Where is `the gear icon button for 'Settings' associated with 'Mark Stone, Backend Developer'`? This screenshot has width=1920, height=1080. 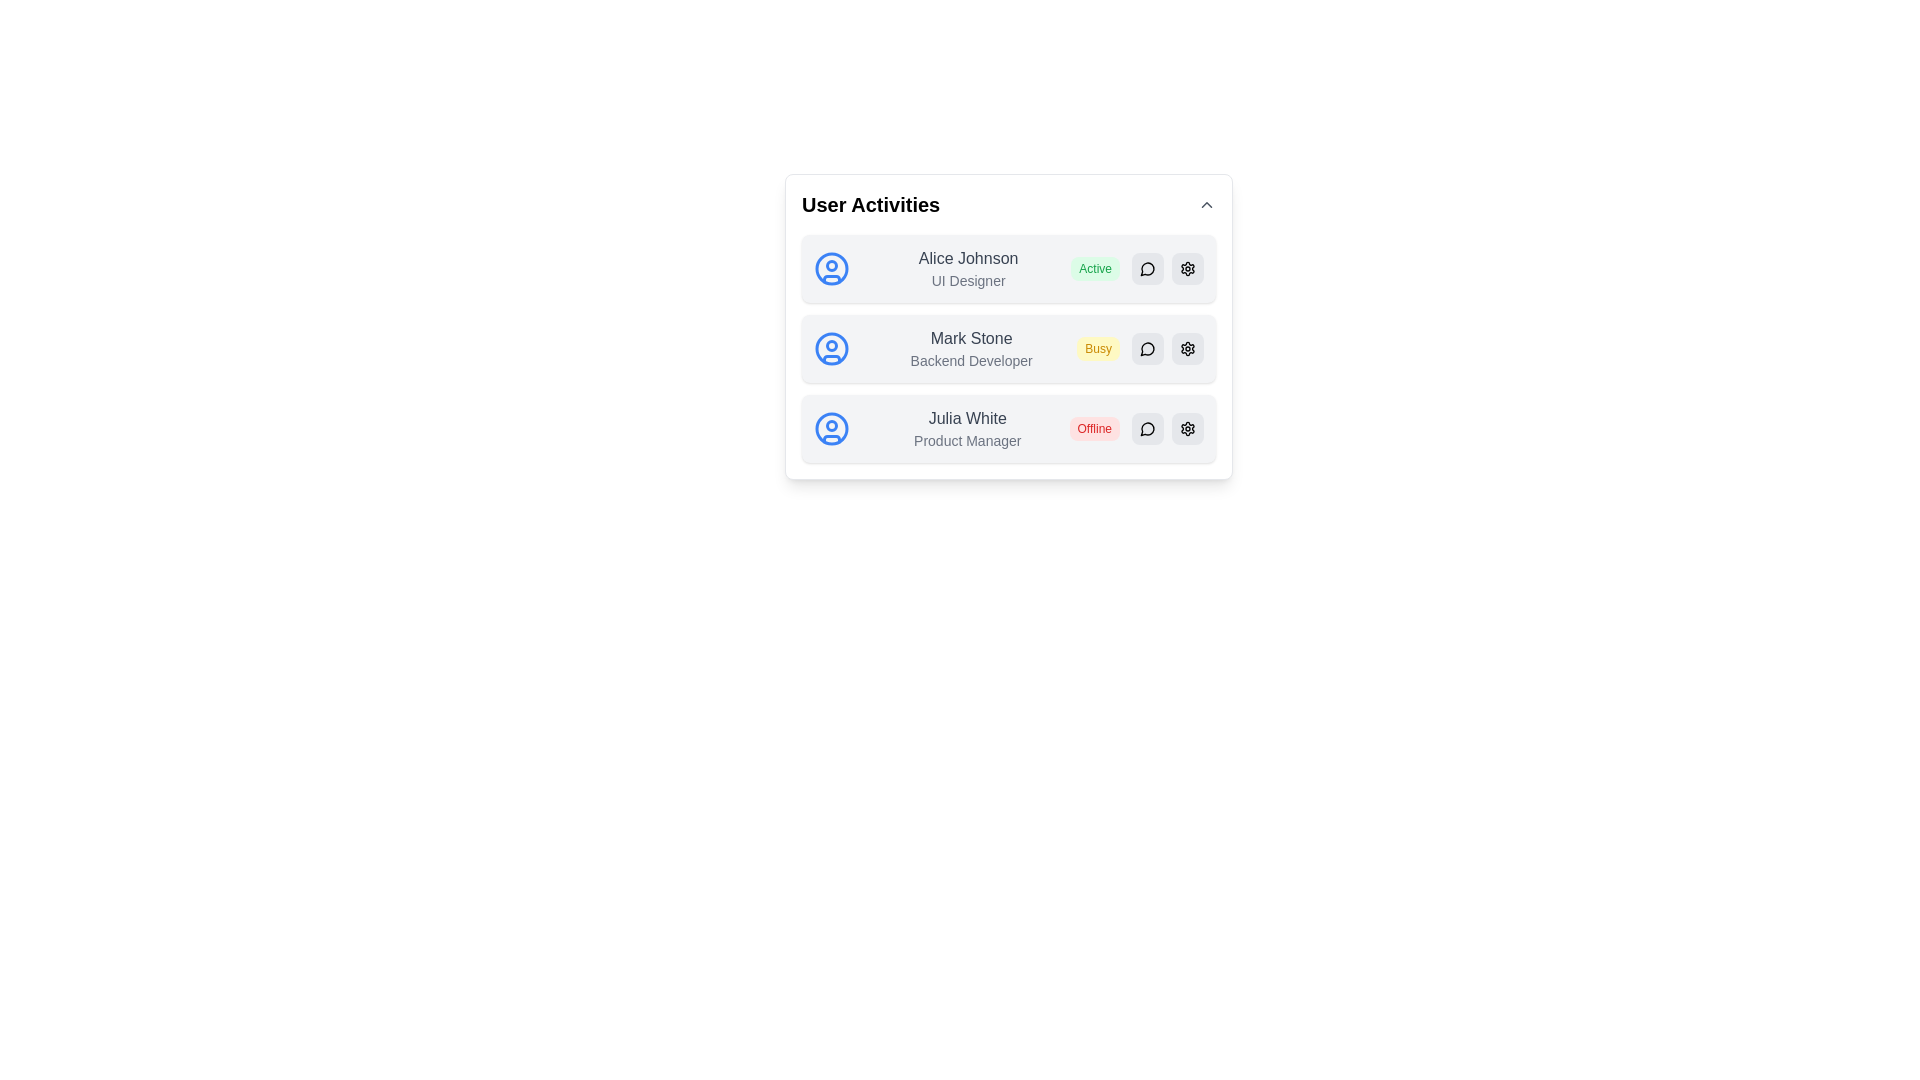
the gear icon button for 'Settings' associated with 'Mark Stone, Backend Developer' is located at coordinates (1188, 347).